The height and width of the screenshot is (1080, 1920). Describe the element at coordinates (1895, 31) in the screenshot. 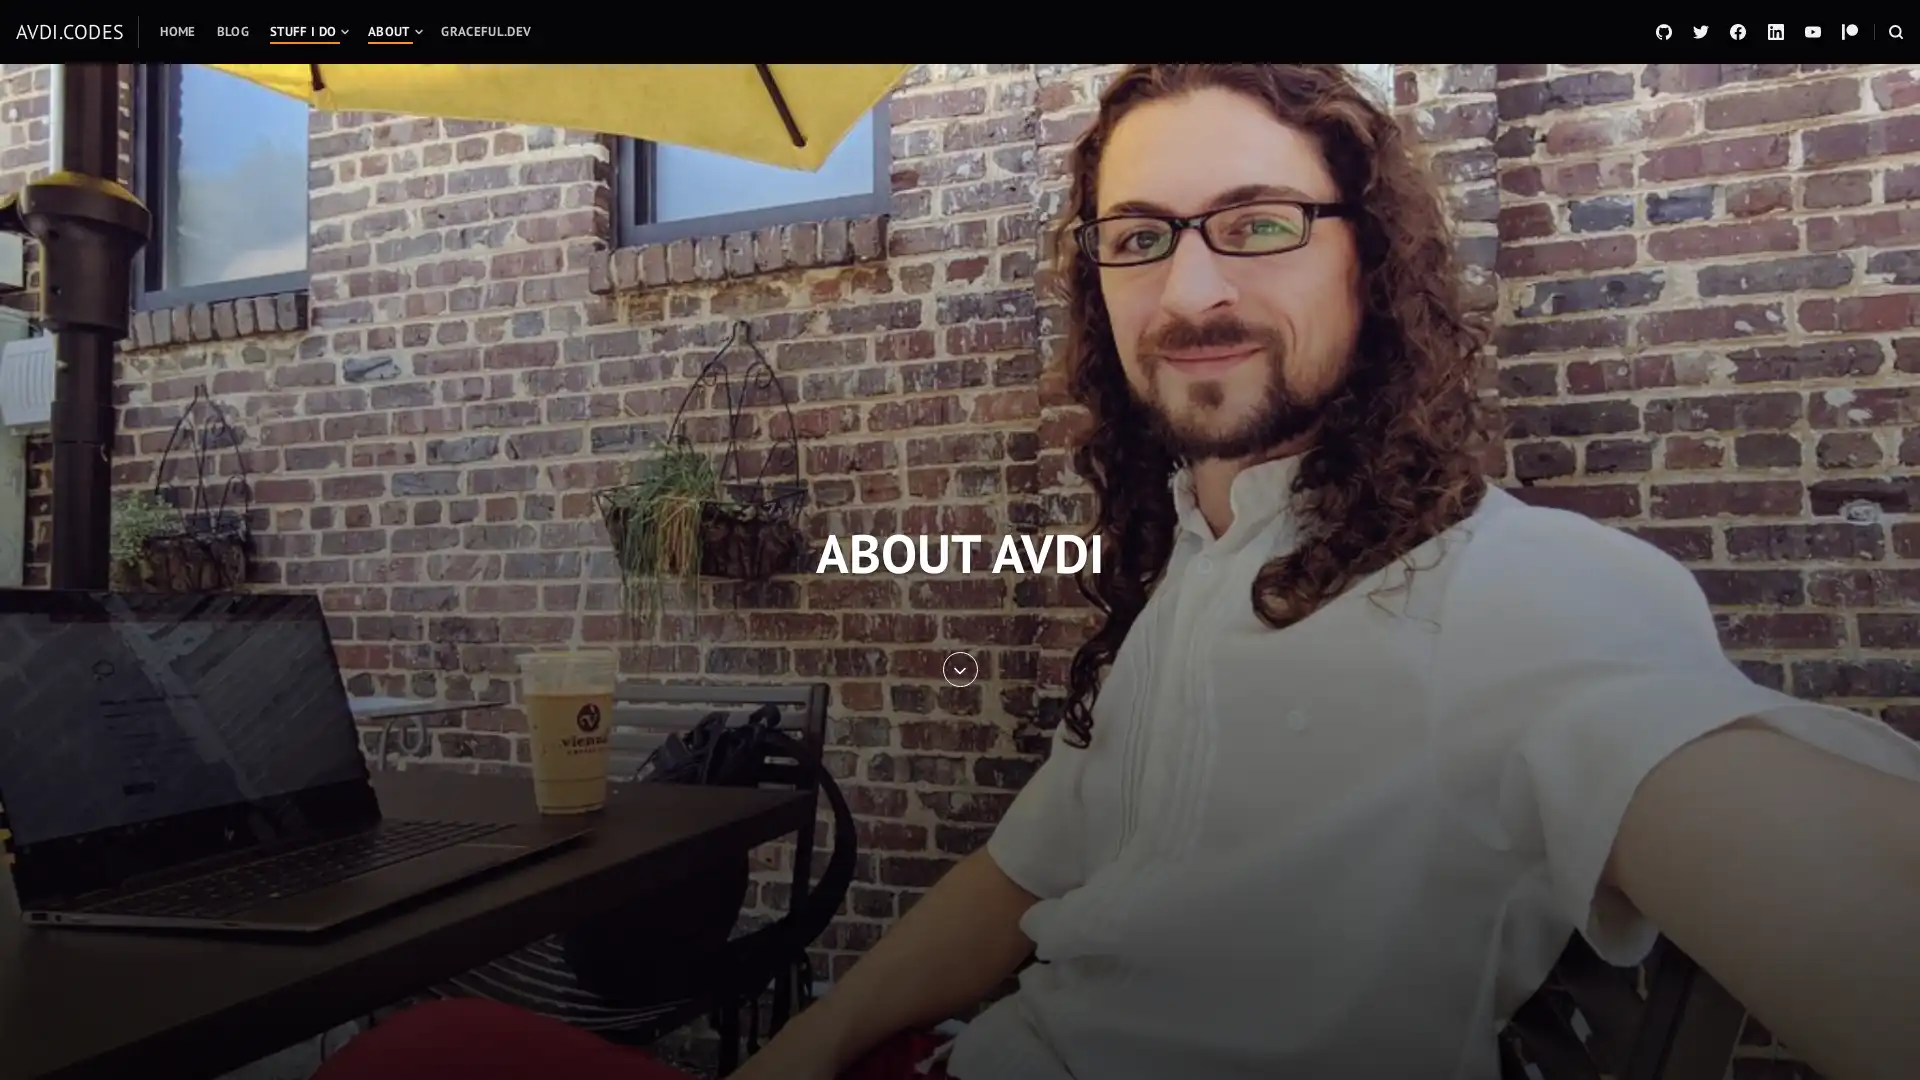

I see `OPEN A SEARCH FORM IN A MODAL WINDOW` at that location.